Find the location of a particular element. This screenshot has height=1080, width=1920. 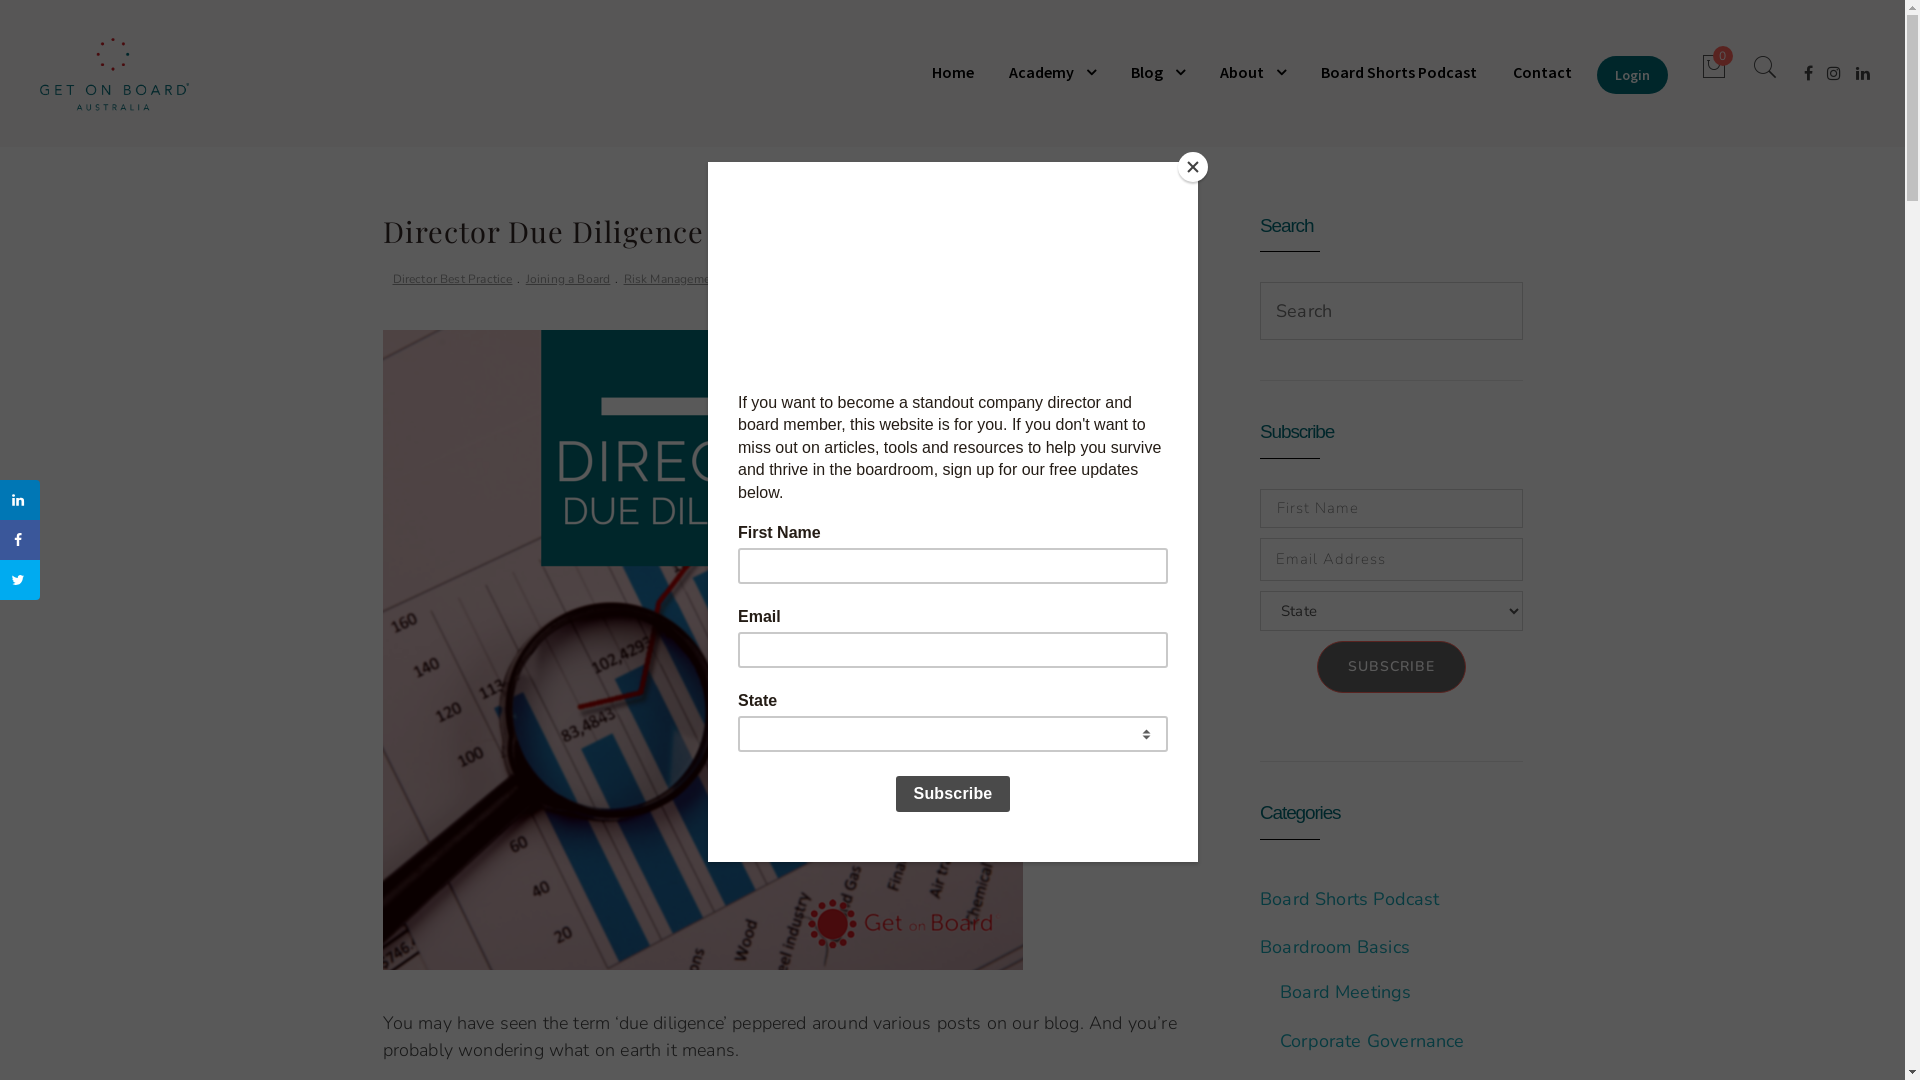

'Contact' is located at coordinates (1541, 71).